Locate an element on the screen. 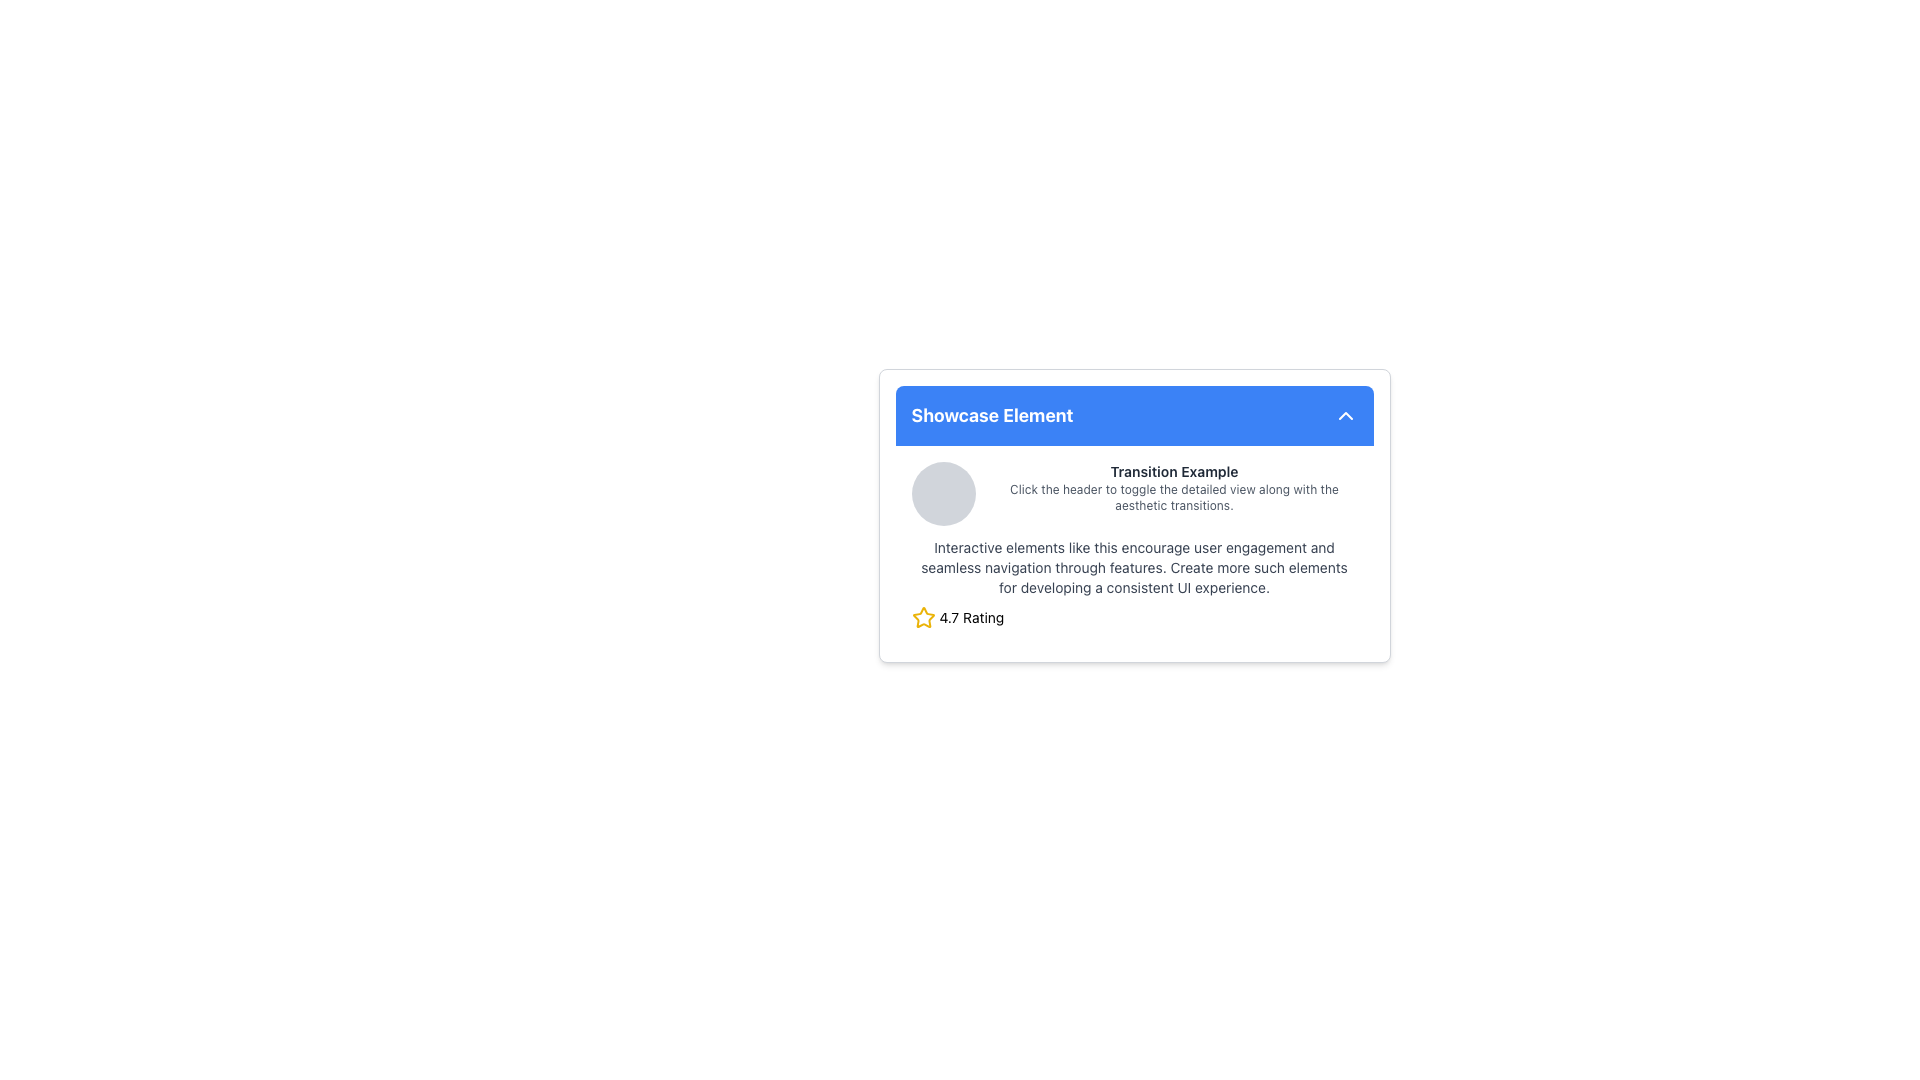 The width and height of the screenshot is (1920, 1080). text block that contains 'Transition Example' in bold black text and a descriptive sentence in gray text, positioned centrally below the blue header labeled 'Showcase Element' is located at coordinates (1174, 488).